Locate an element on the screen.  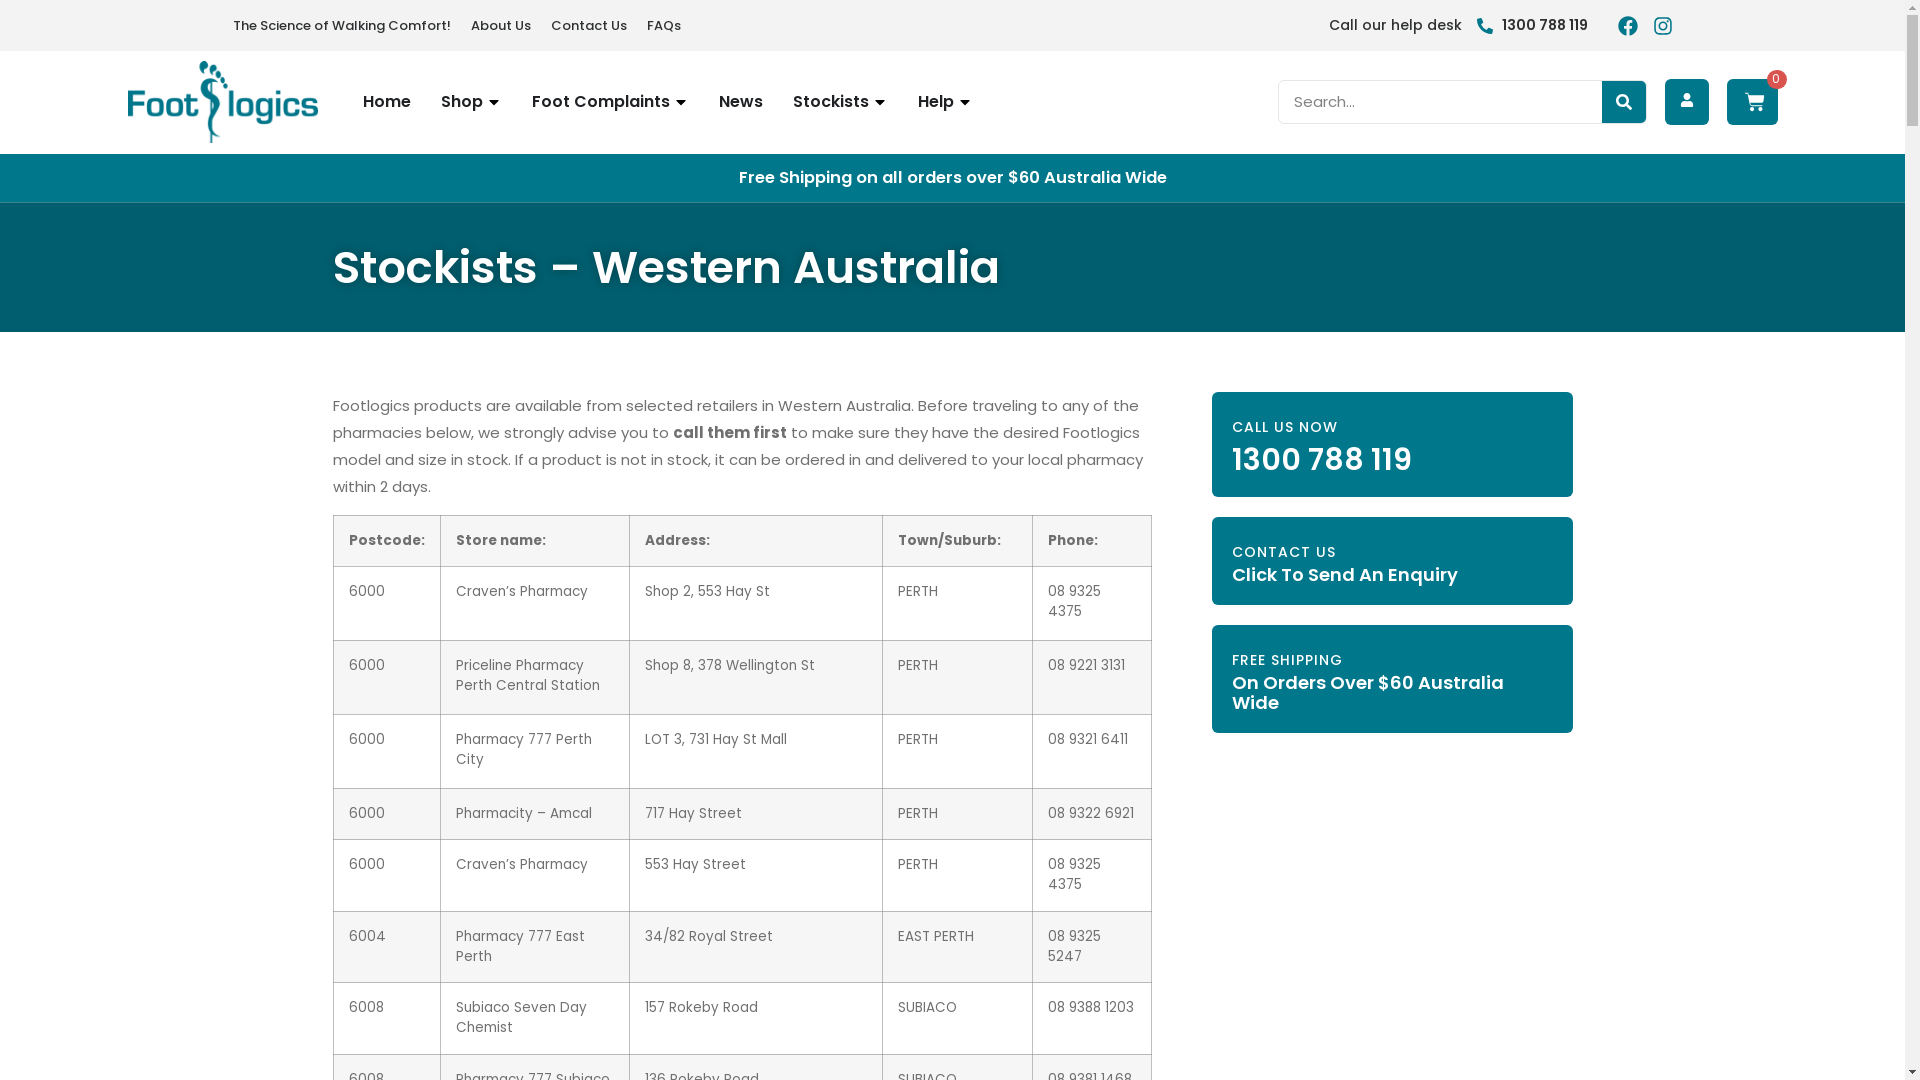
'Shop' is located at coordinates (459, 101).